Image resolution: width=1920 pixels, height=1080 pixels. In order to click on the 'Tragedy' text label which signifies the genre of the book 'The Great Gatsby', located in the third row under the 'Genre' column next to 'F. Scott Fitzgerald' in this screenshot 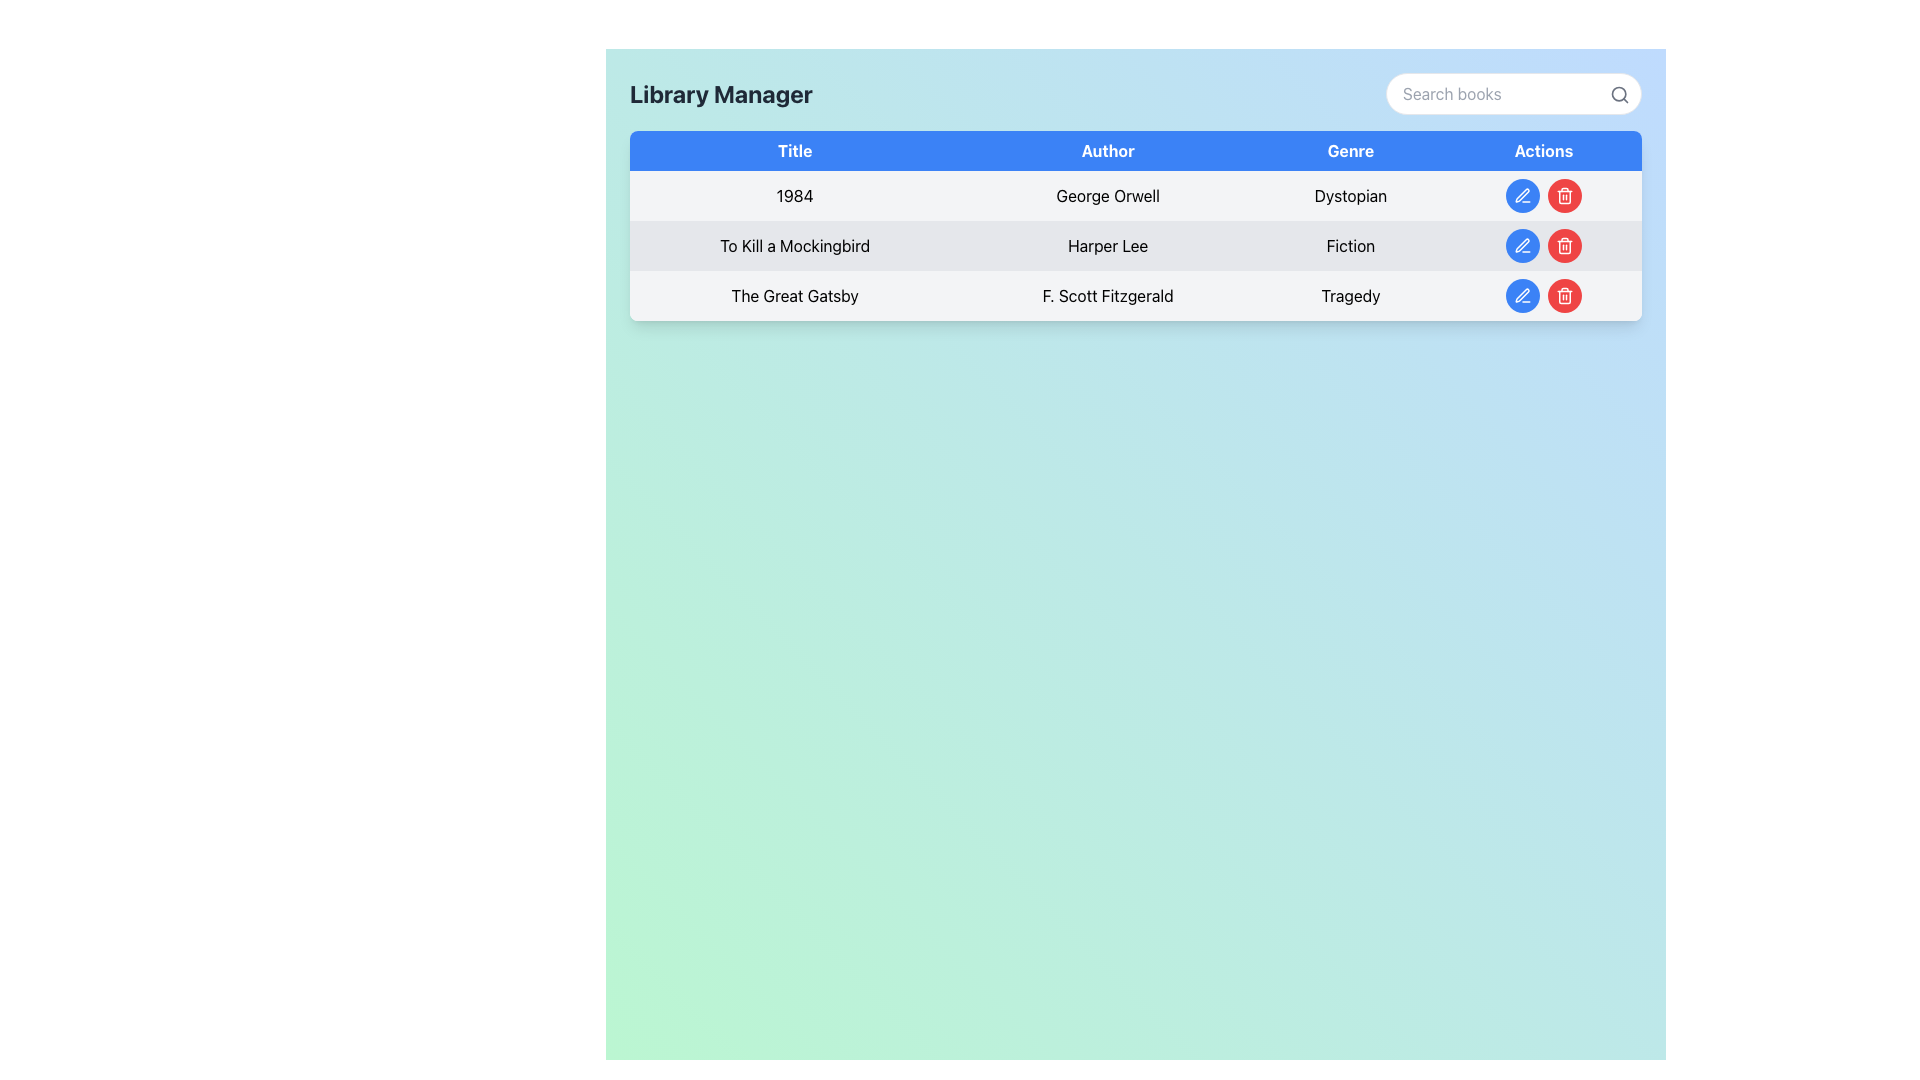, I will do `click(1350, 296)`.